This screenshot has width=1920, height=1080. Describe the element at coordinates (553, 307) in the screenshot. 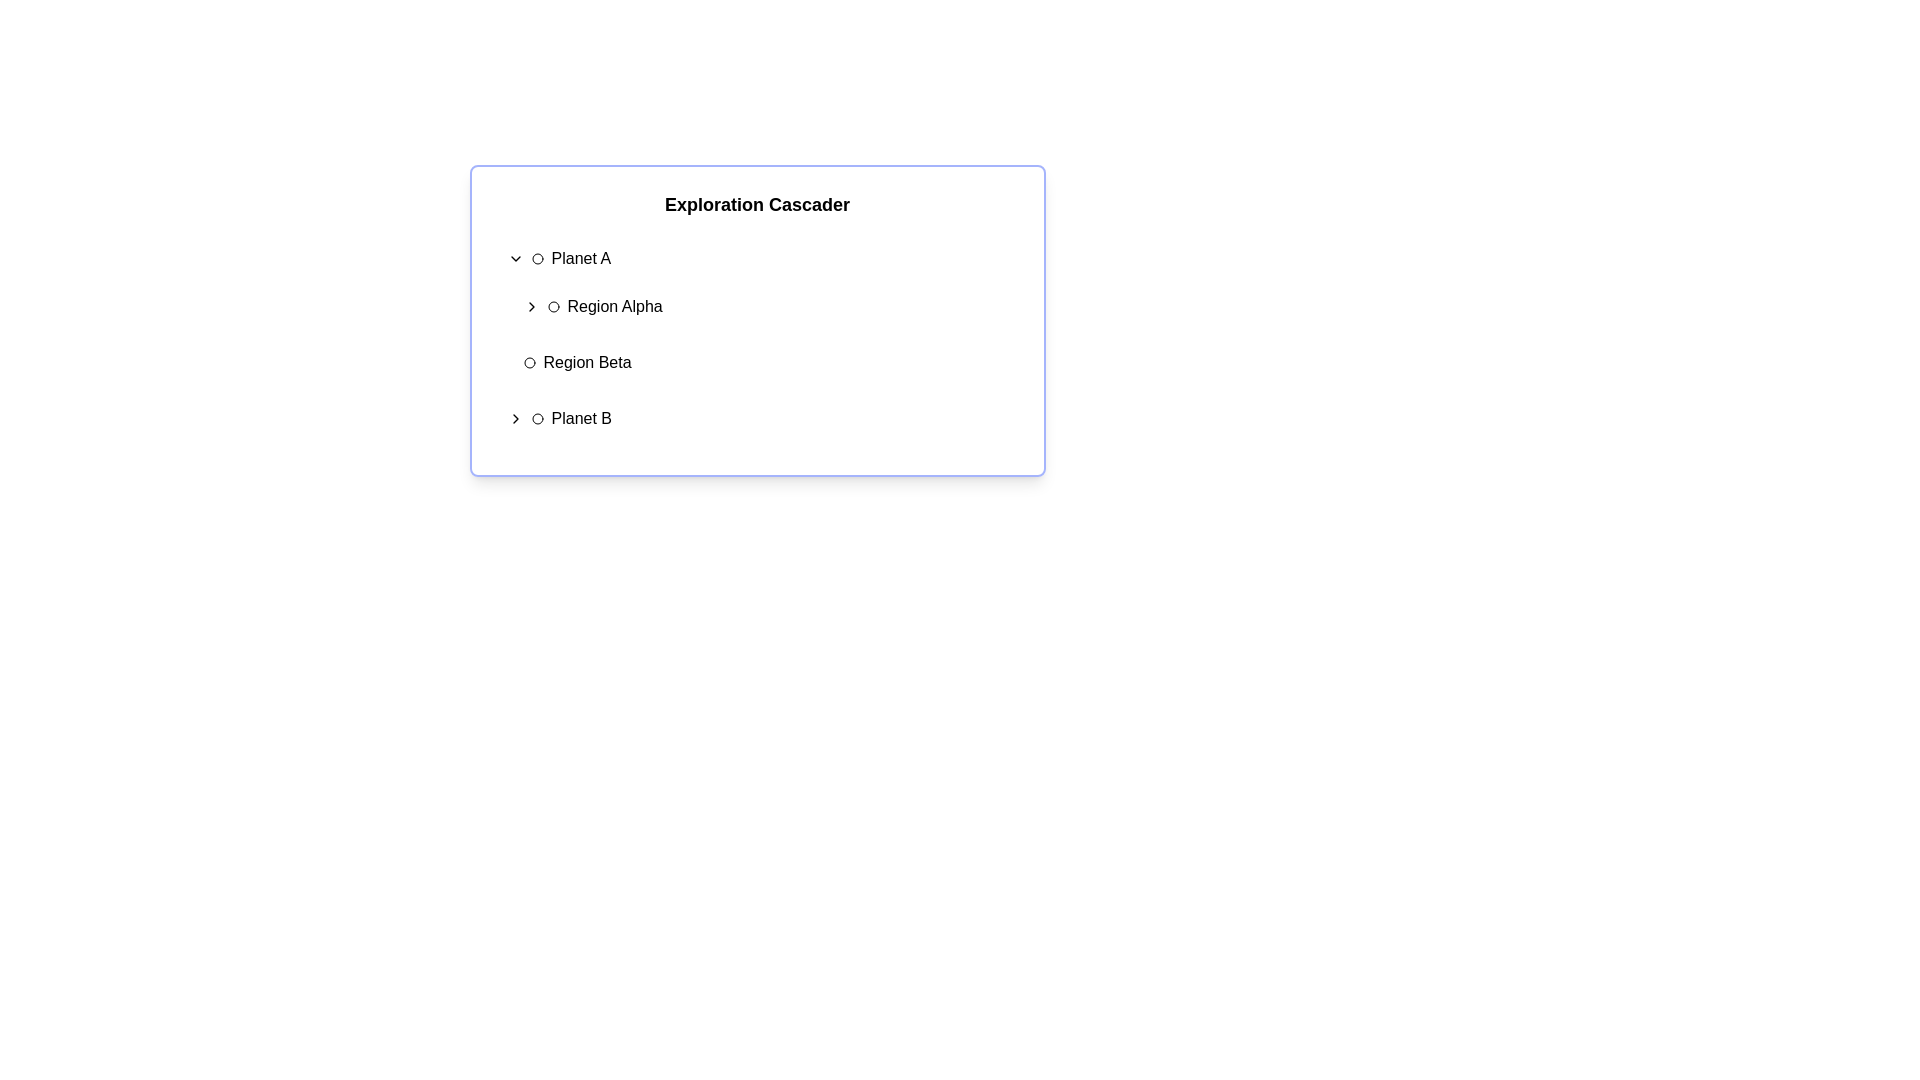

I see `the second circular icon with a stroke outline located between the right-facing chevron icon and the text 'Region Alpha'` at that location.